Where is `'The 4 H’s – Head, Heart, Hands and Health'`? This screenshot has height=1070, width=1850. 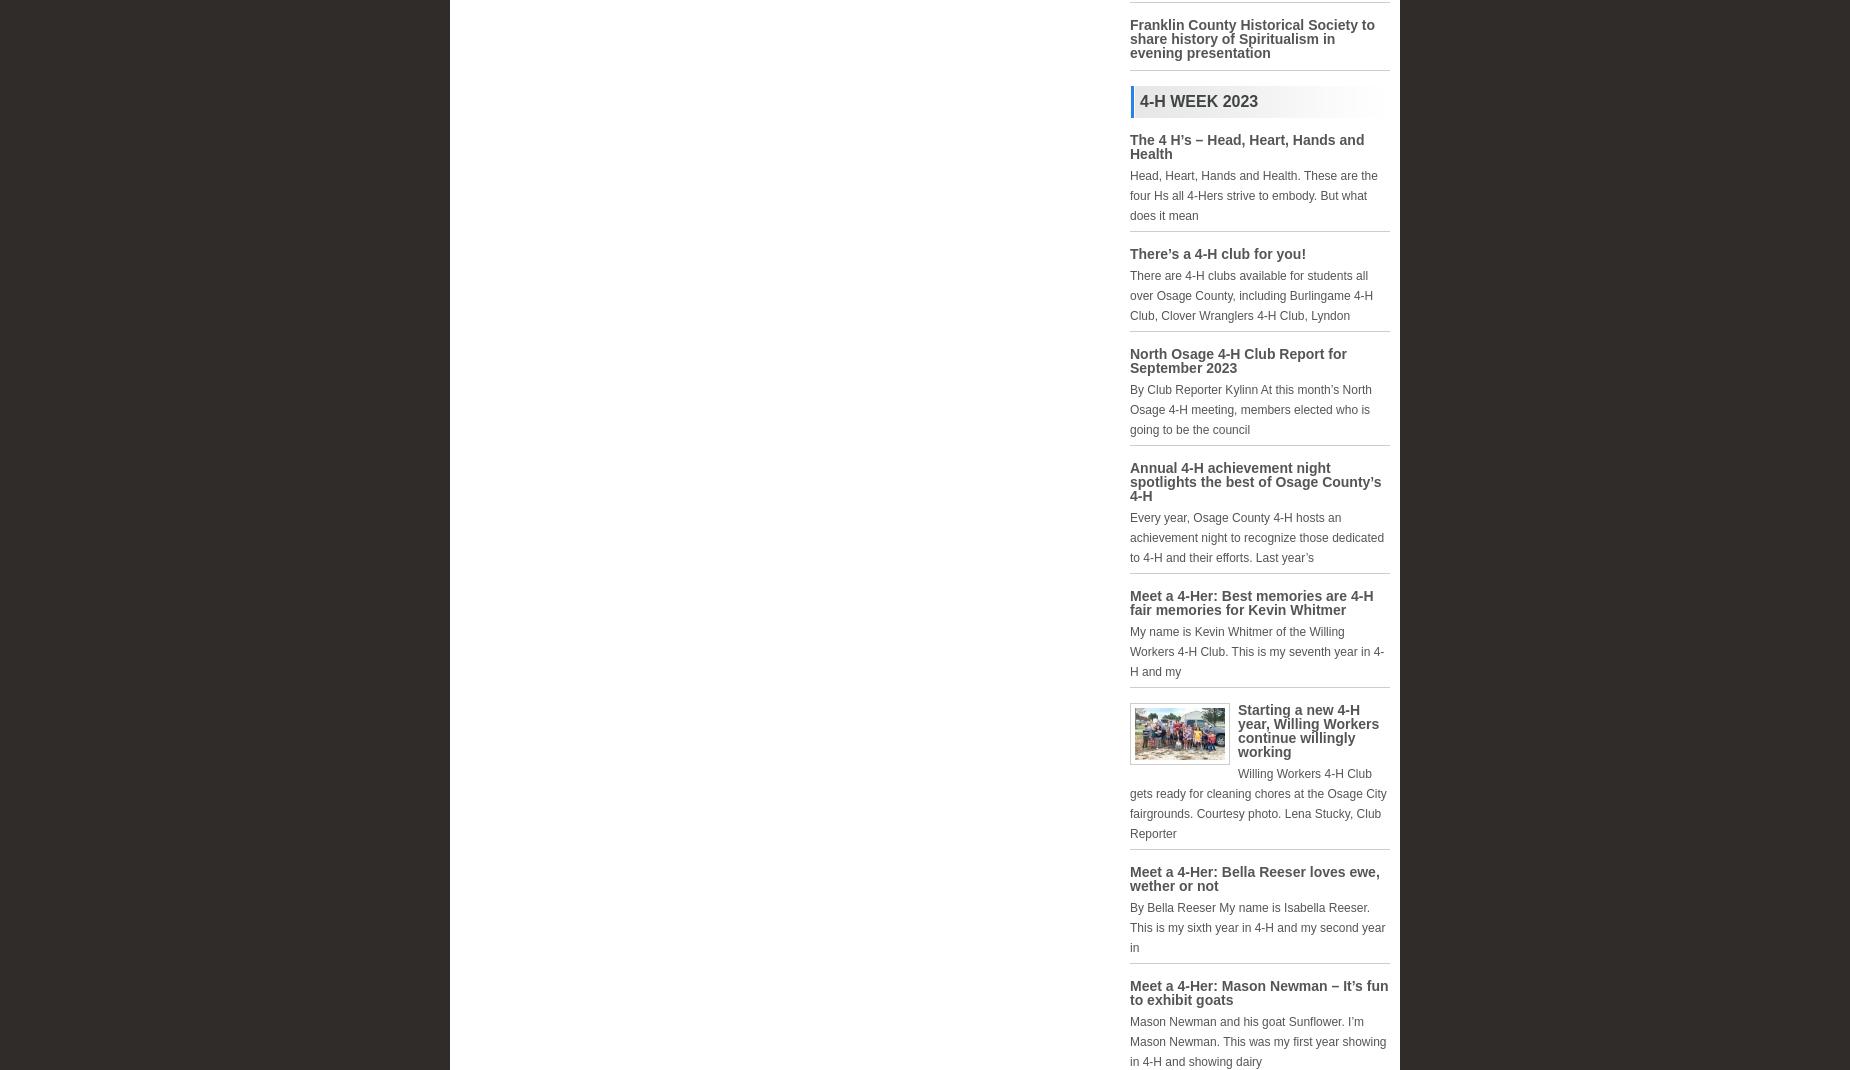 'The 4 H’s – Head, Heart, Hands and Health' is located at coordinates (1246, 147).